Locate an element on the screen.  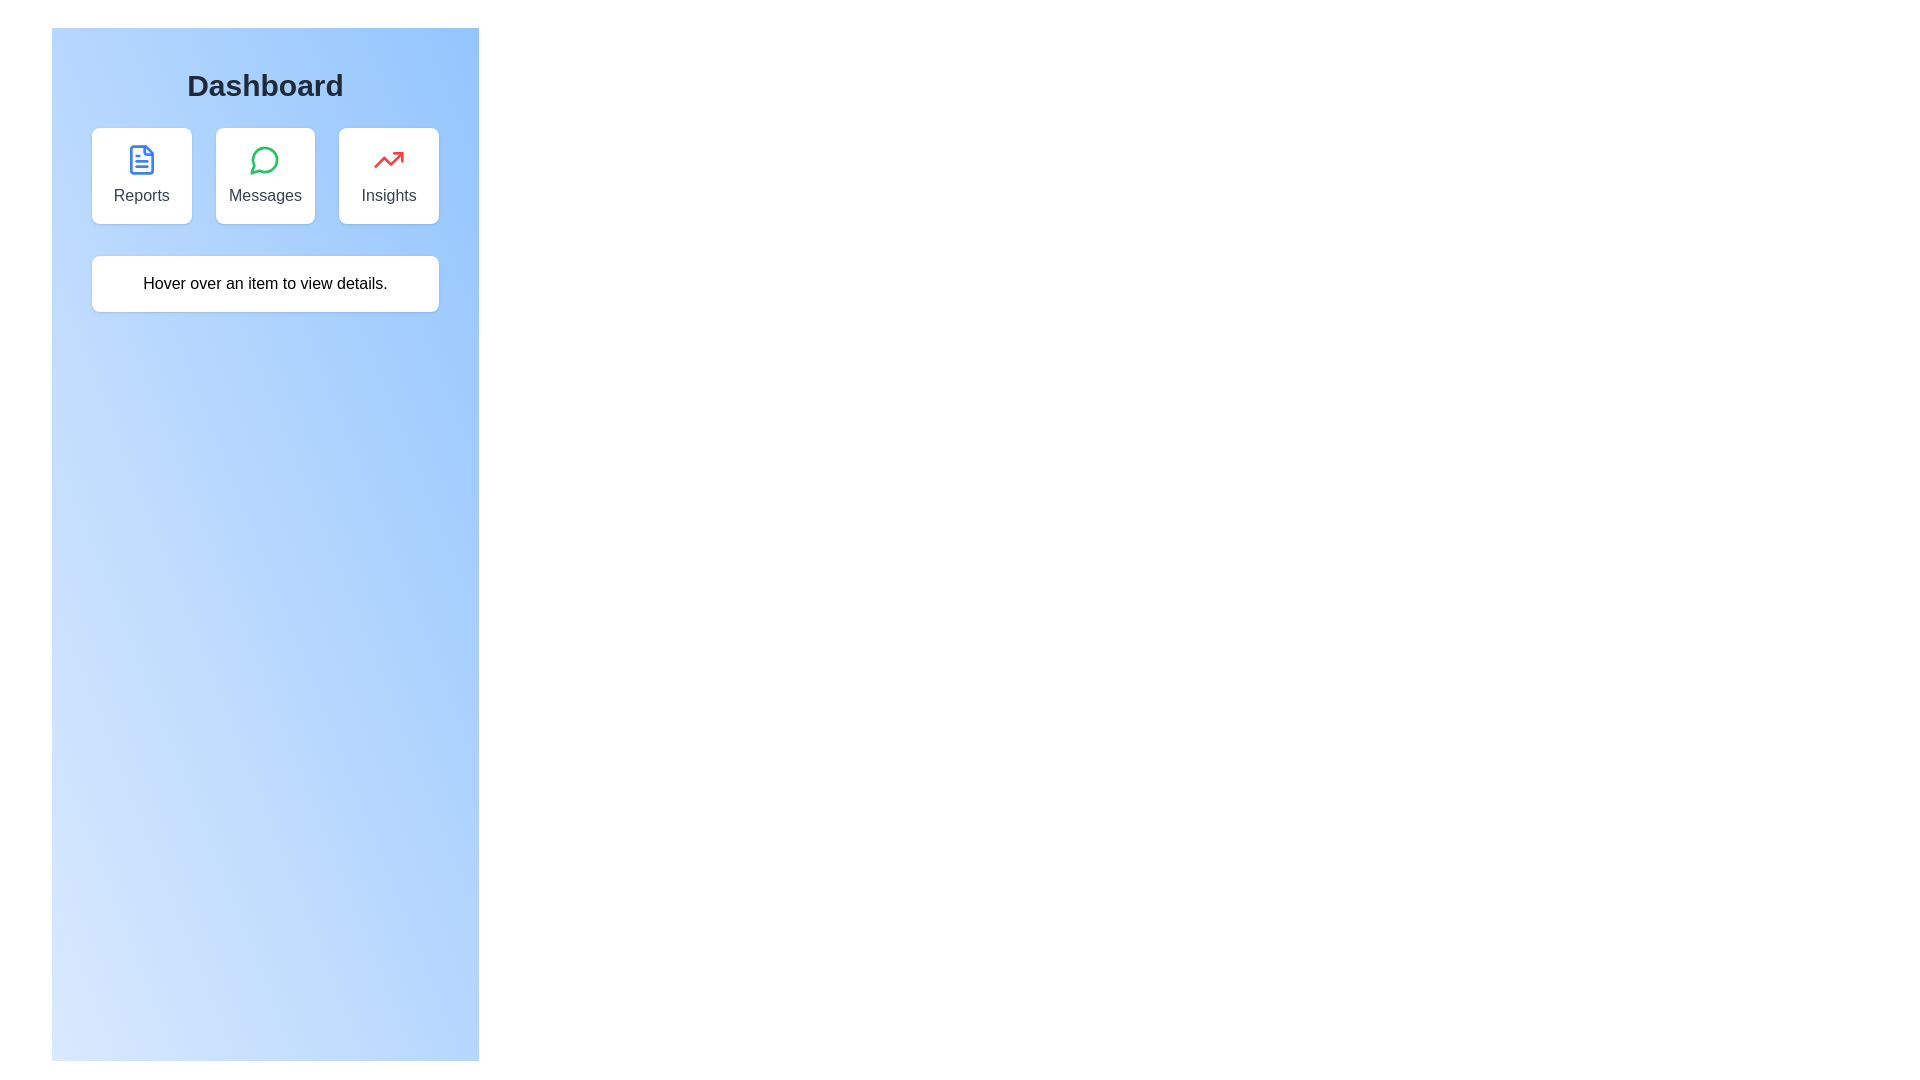
the 'Messages' icon located in the center of the 'Messages' card, which is the middle card under the 'Dashboard' heading is located at coordinates (264, 158).